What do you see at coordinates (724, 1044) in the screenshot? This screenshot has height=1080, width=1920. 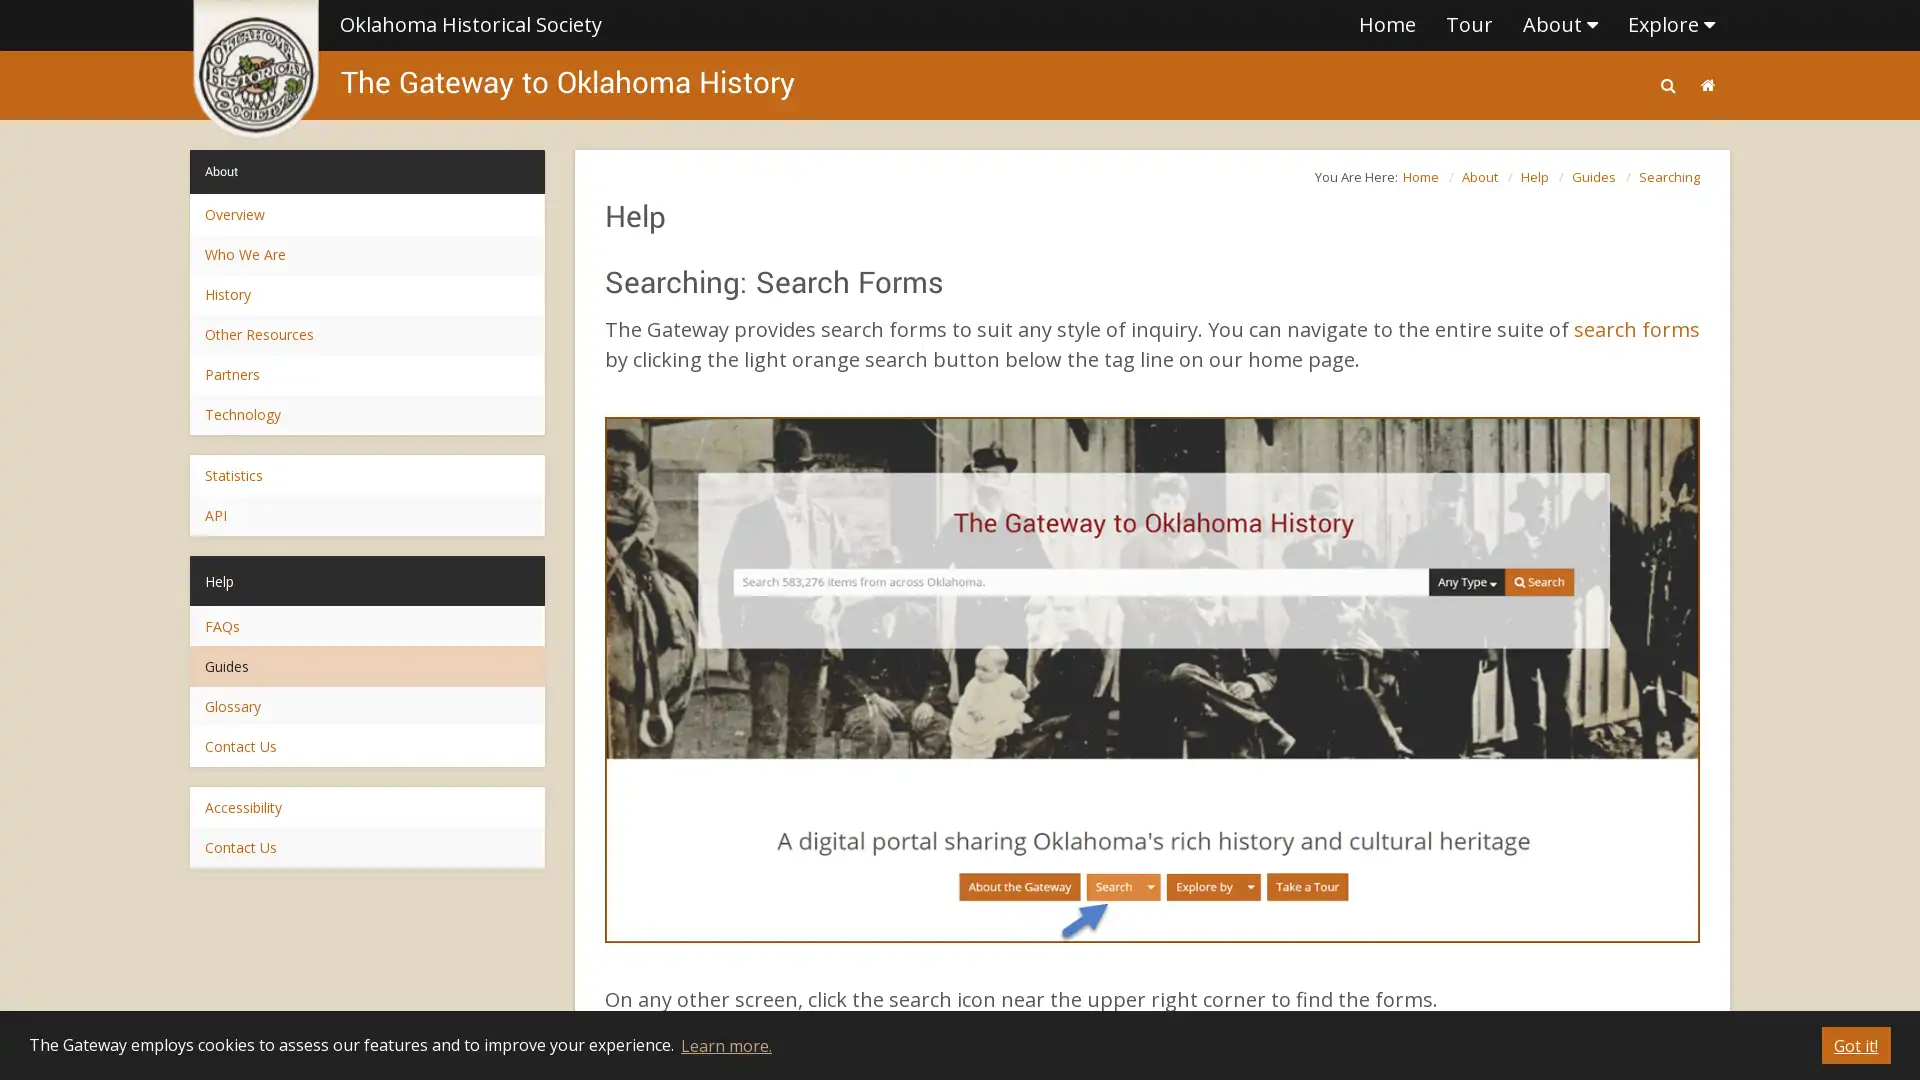 I see `learn more about cookies` at bounding box center [724, 1044].